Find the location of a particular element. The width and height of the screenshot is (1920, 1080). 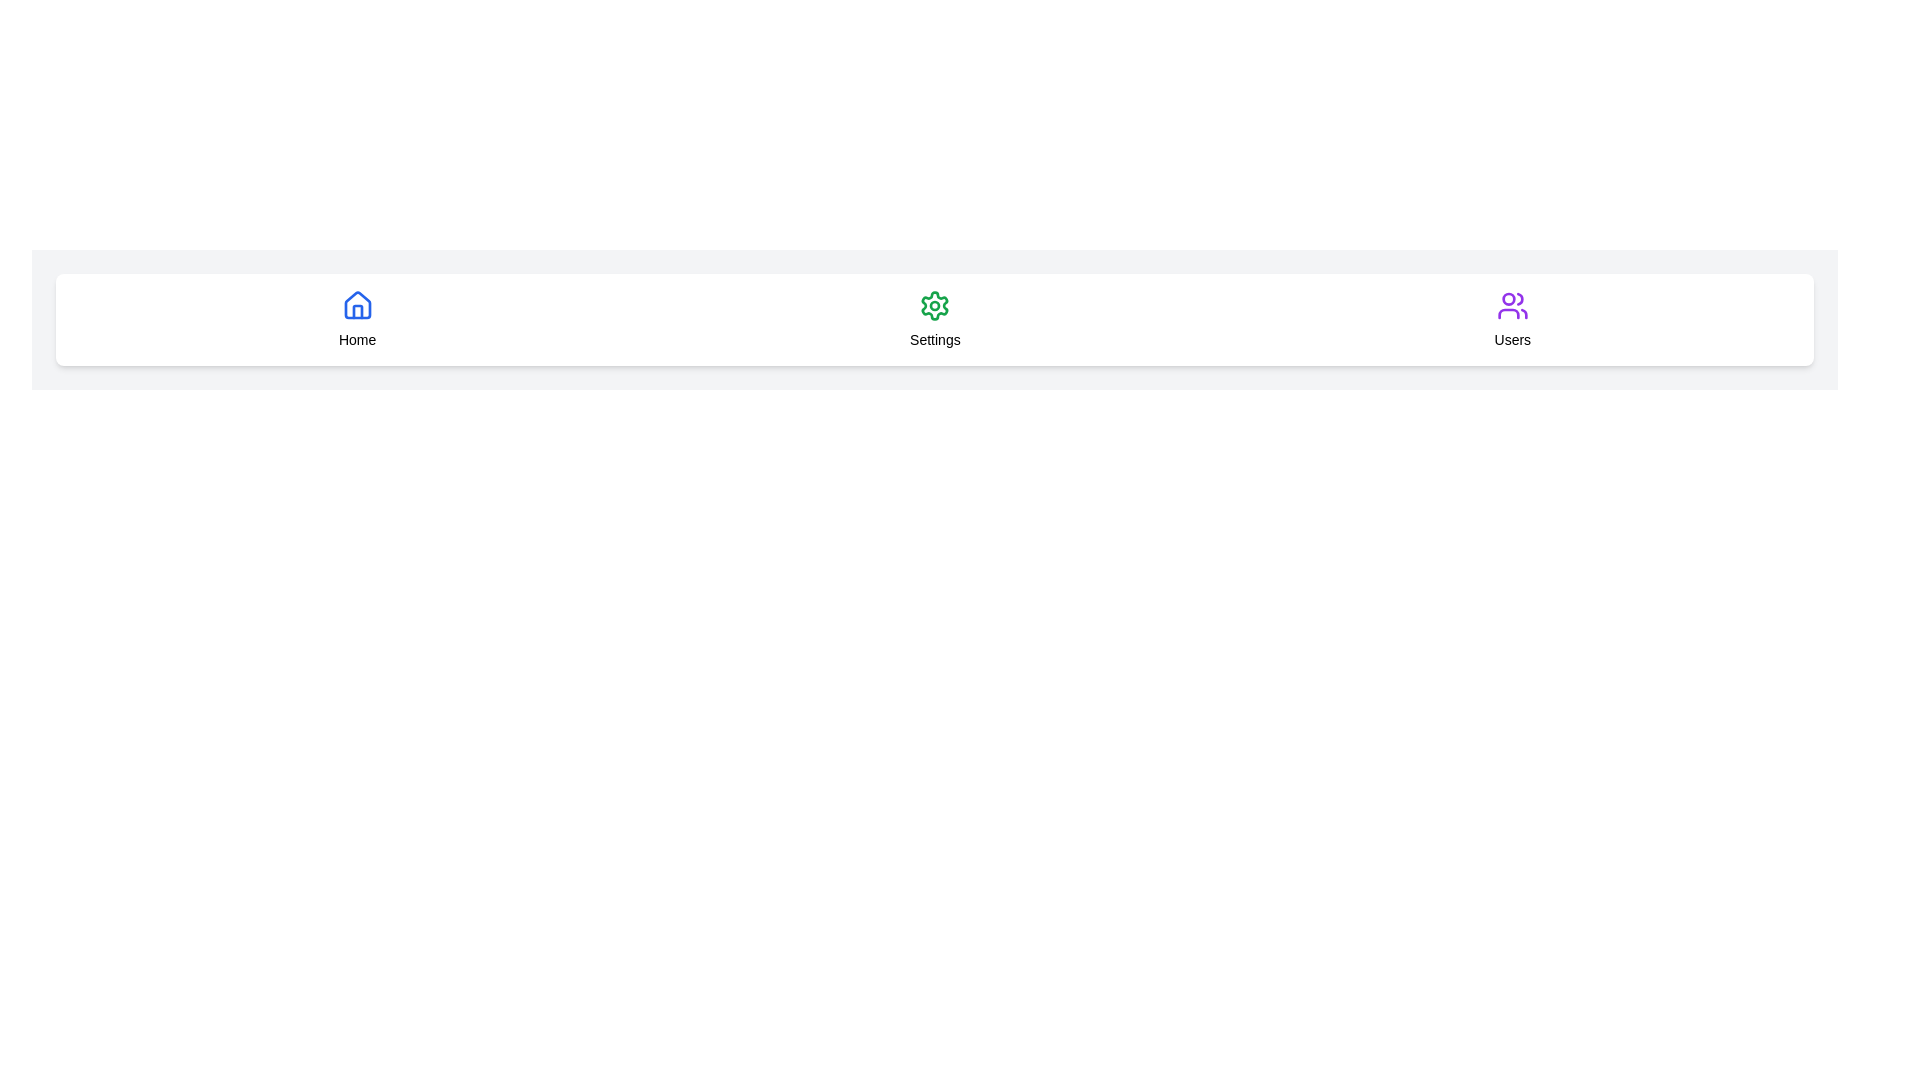

the group of people icon in the 'Users' section is located at coordinates (1512, 305).